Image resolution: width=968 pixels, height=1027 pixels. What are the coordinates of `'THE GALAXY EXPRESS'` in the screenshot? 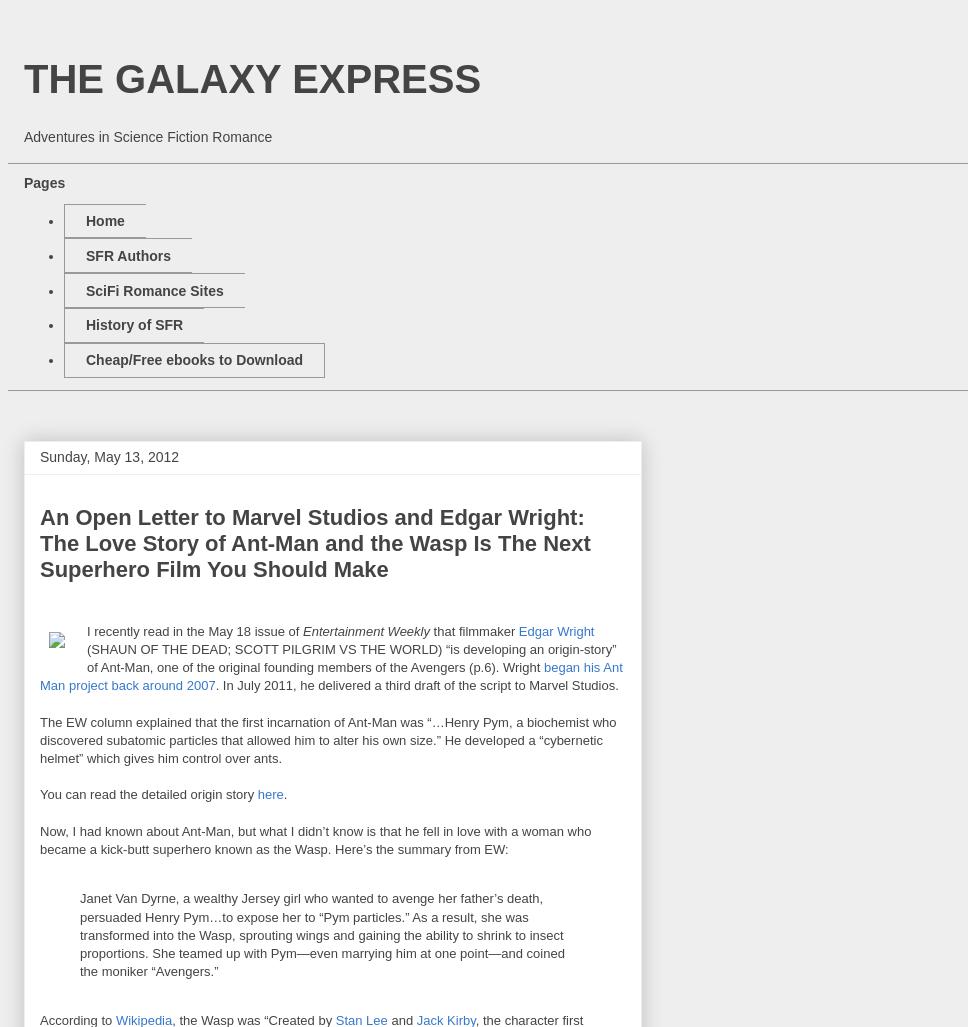 It's located at (252, 76).